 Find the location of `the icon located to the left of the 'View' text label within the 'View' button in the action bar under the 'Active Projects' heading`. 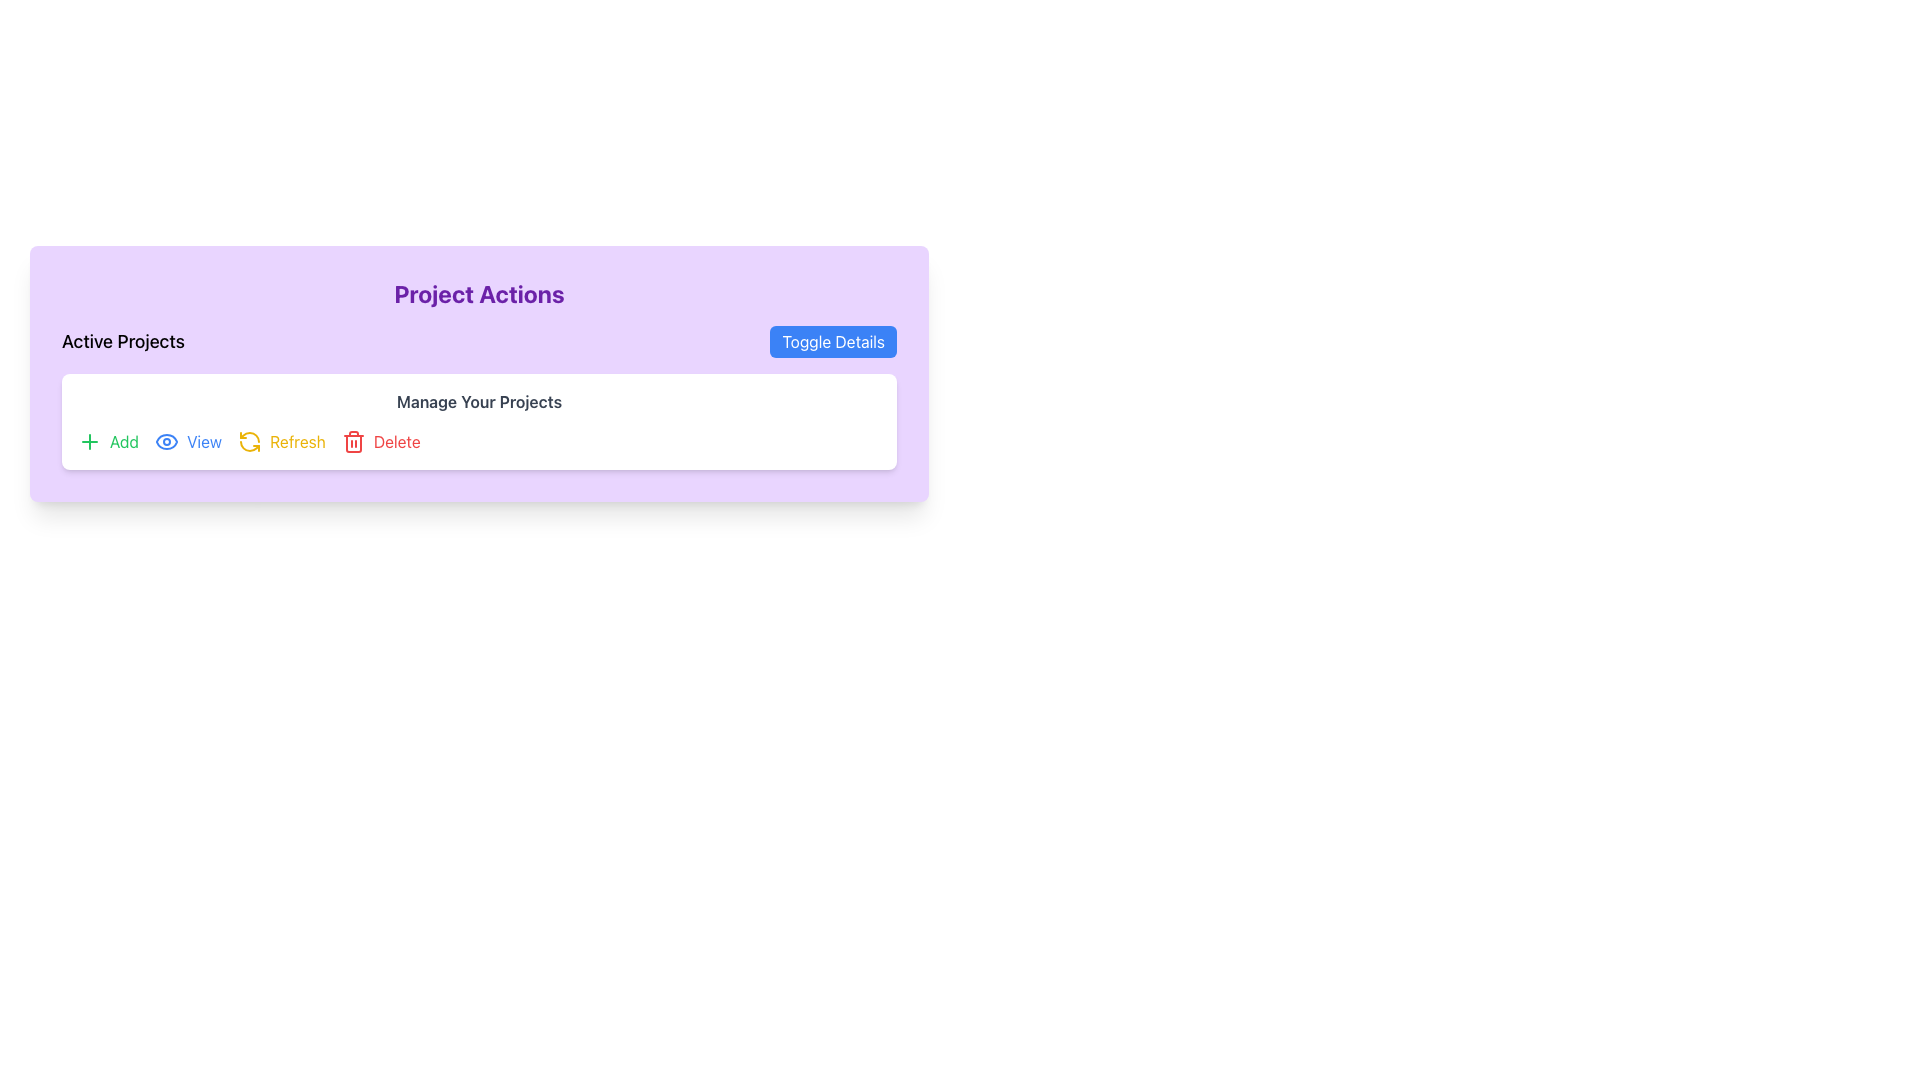

the icon located to the left of the 'View' text label within the 'View' button in the action bar under the 'Active Projects' heading is located at coordinates (167, 441).